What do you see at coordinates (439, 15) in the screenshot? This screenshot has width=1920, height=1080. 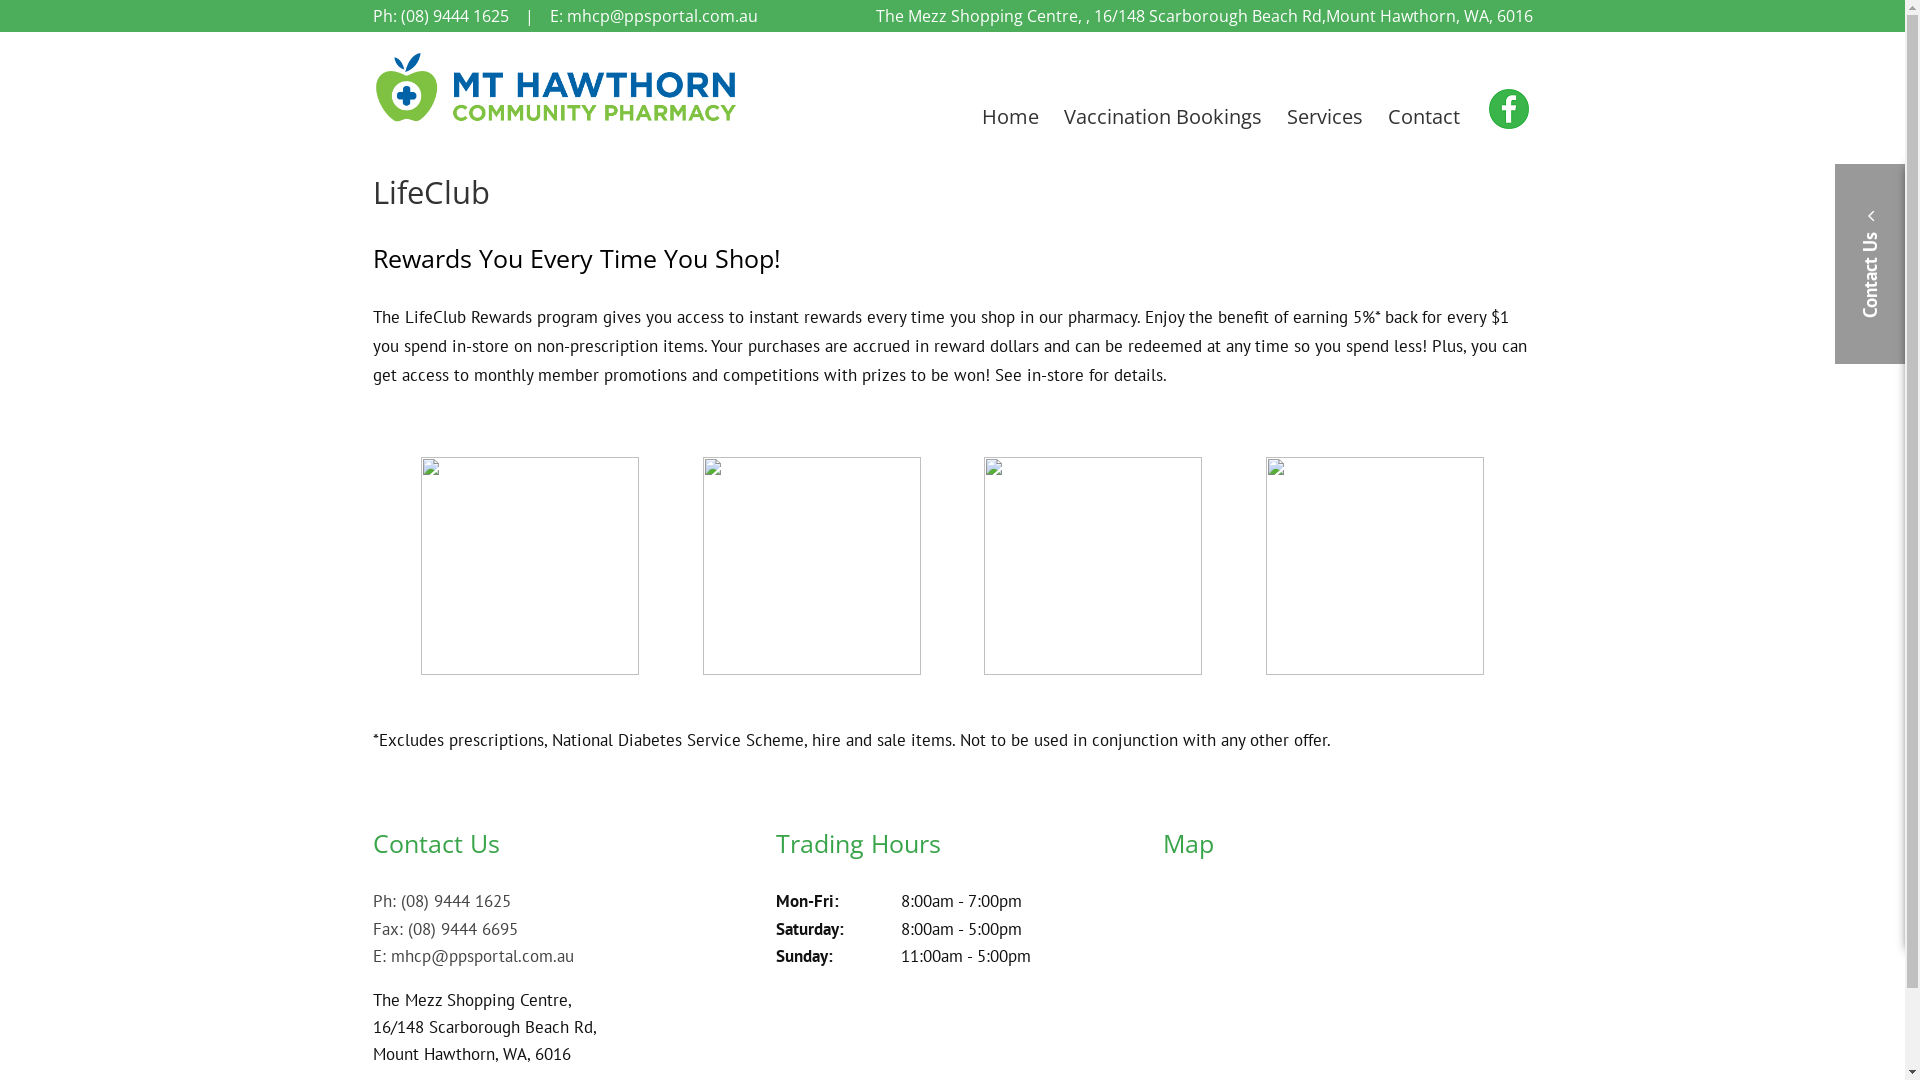 I see `'Ph: (08) 9444 1625'` at bounding box center [439, 15].